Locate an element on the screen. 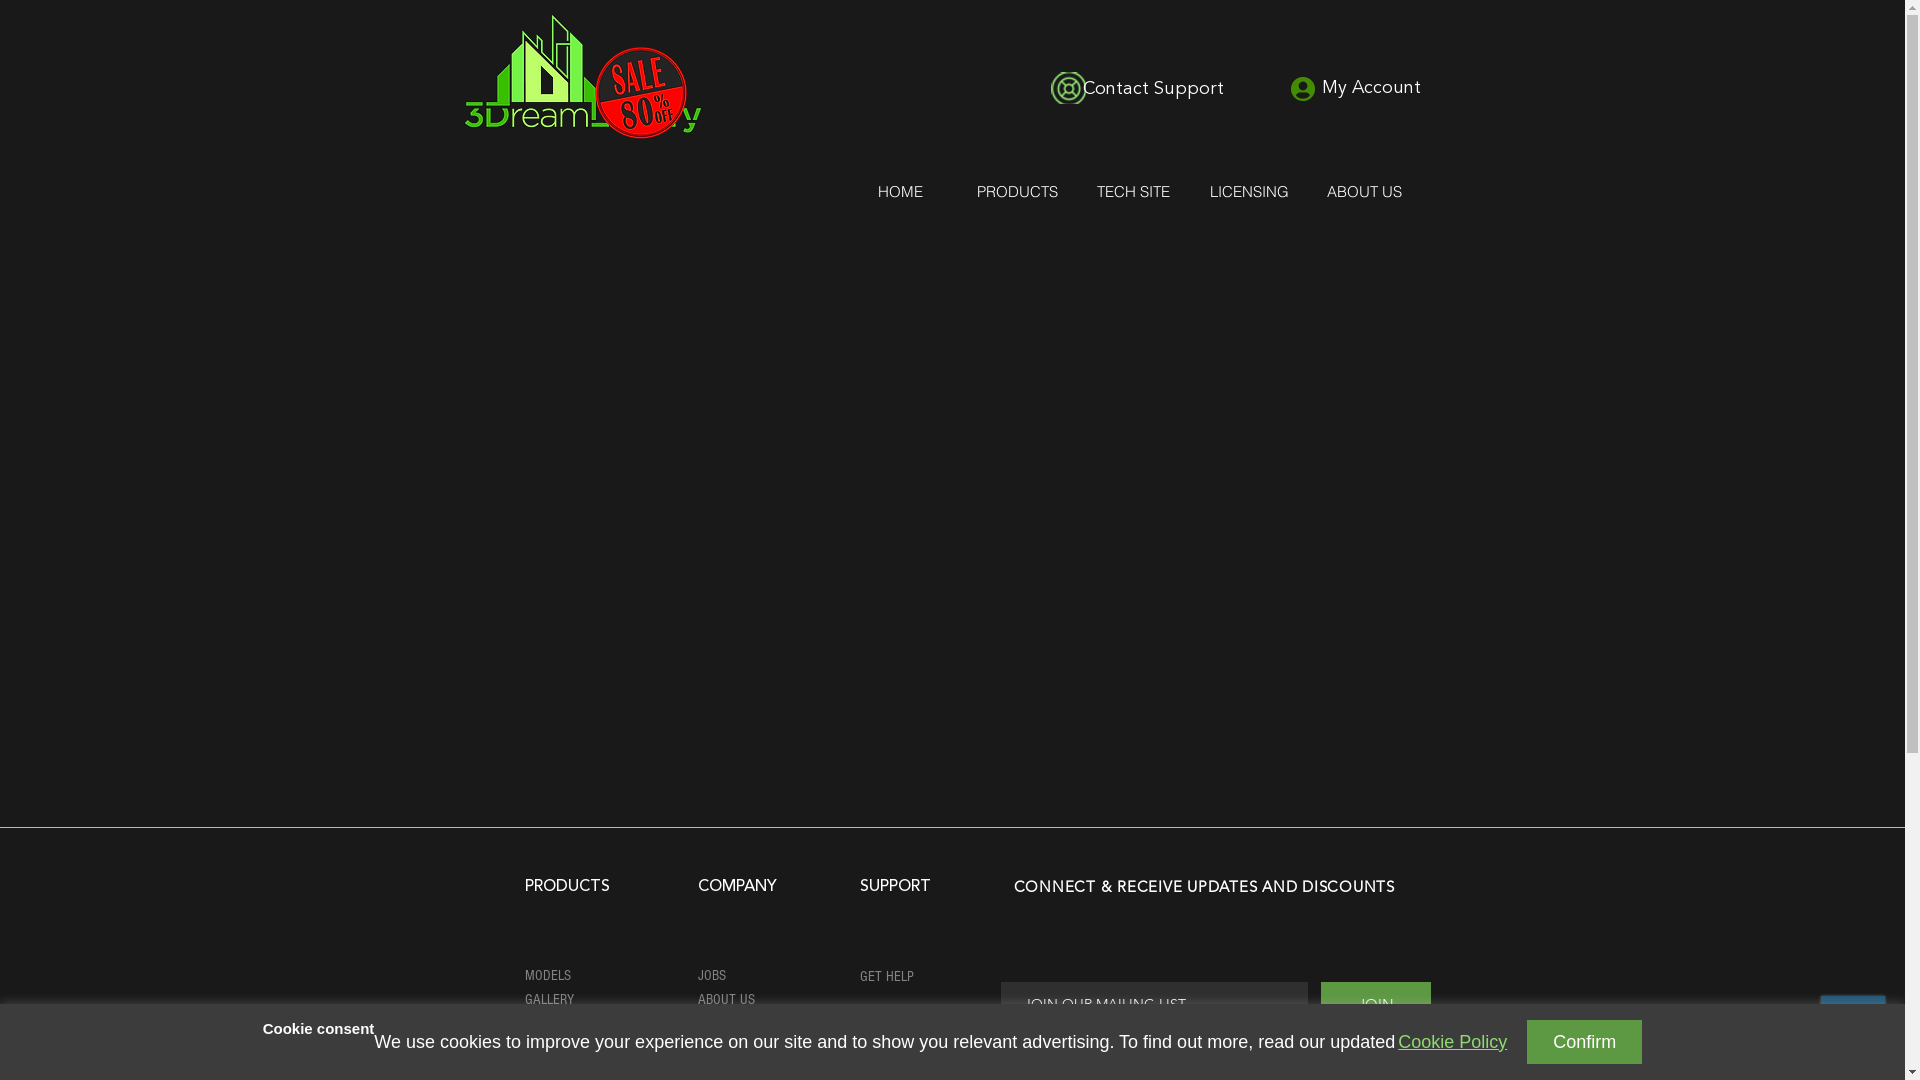  'icon-contact-suuport.png' is located at coordinates (1066, 87).